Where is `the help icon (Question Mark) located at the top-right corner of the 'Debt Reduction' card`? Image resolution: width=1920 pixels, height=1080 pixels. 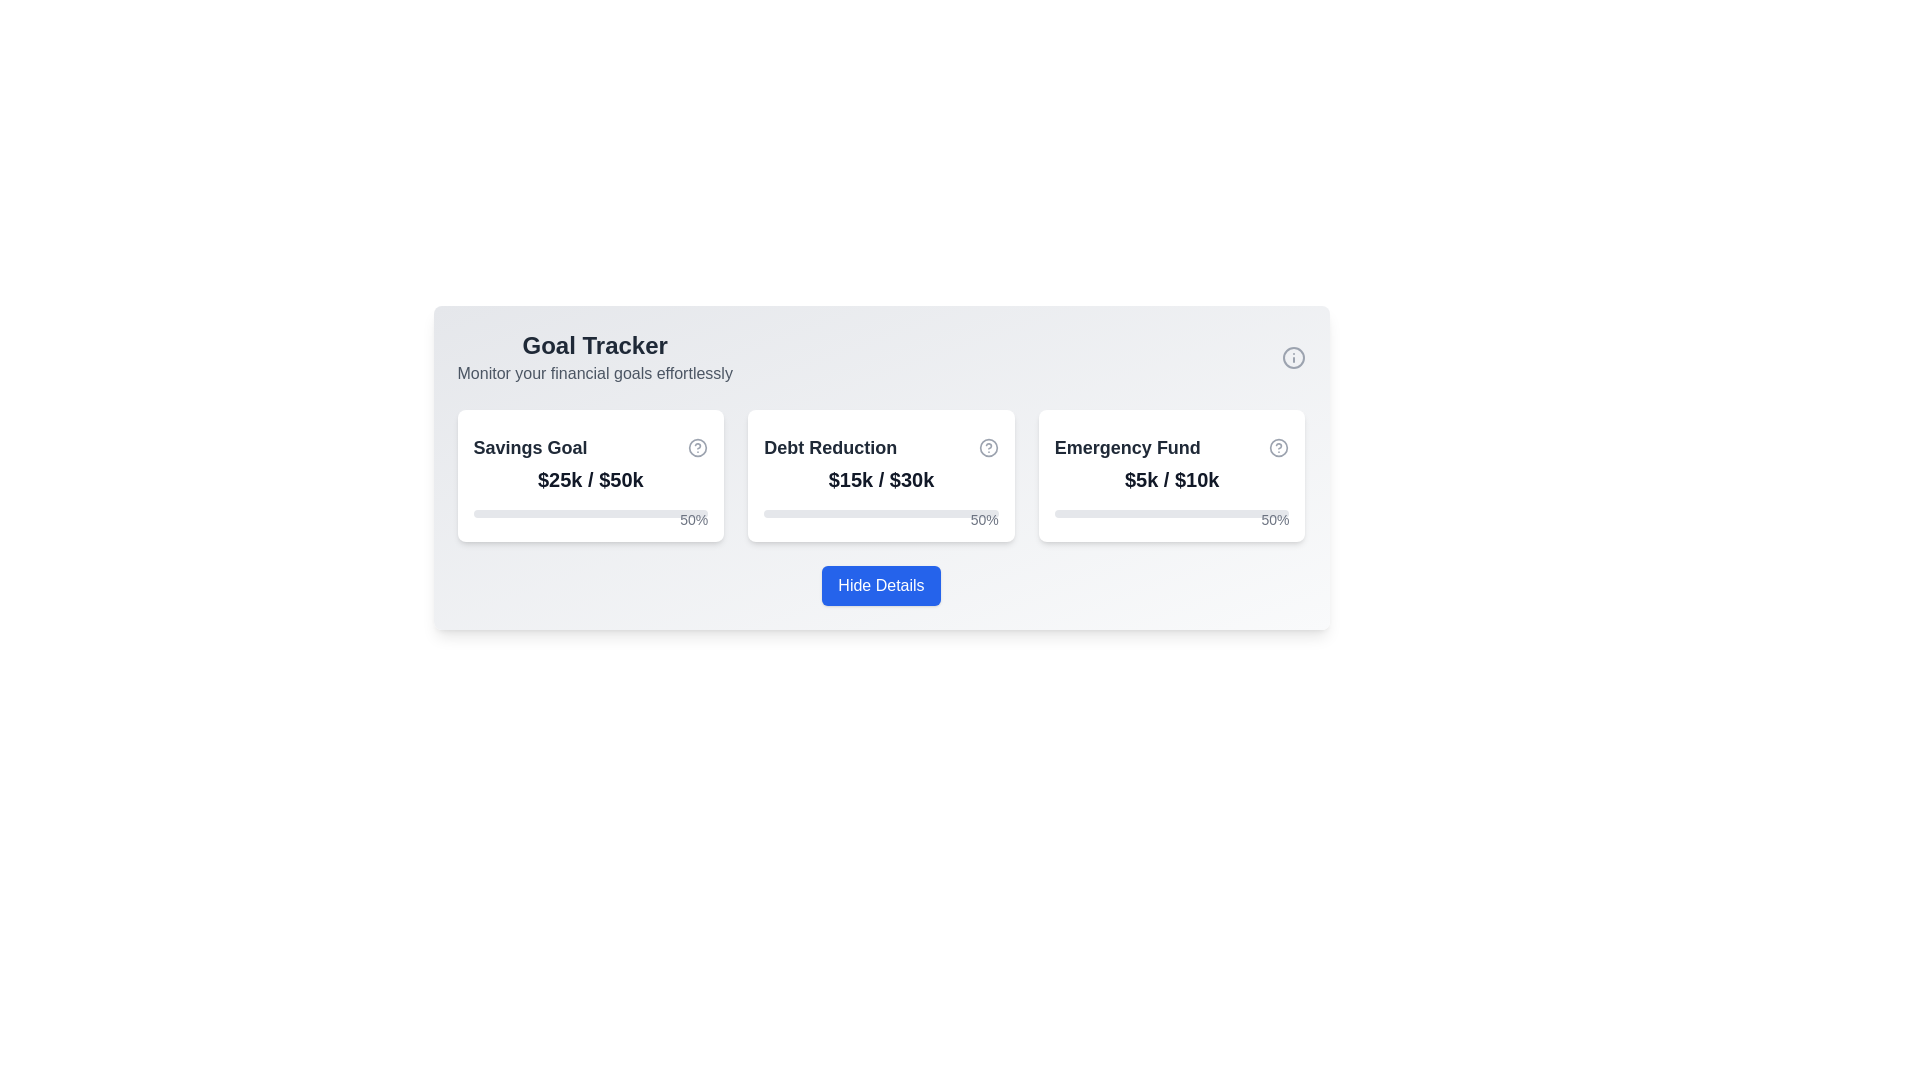 the help icon (Question Mark) located at the top-right corner of the 'Debt Reduction' card is located at coordinates (988, 446).